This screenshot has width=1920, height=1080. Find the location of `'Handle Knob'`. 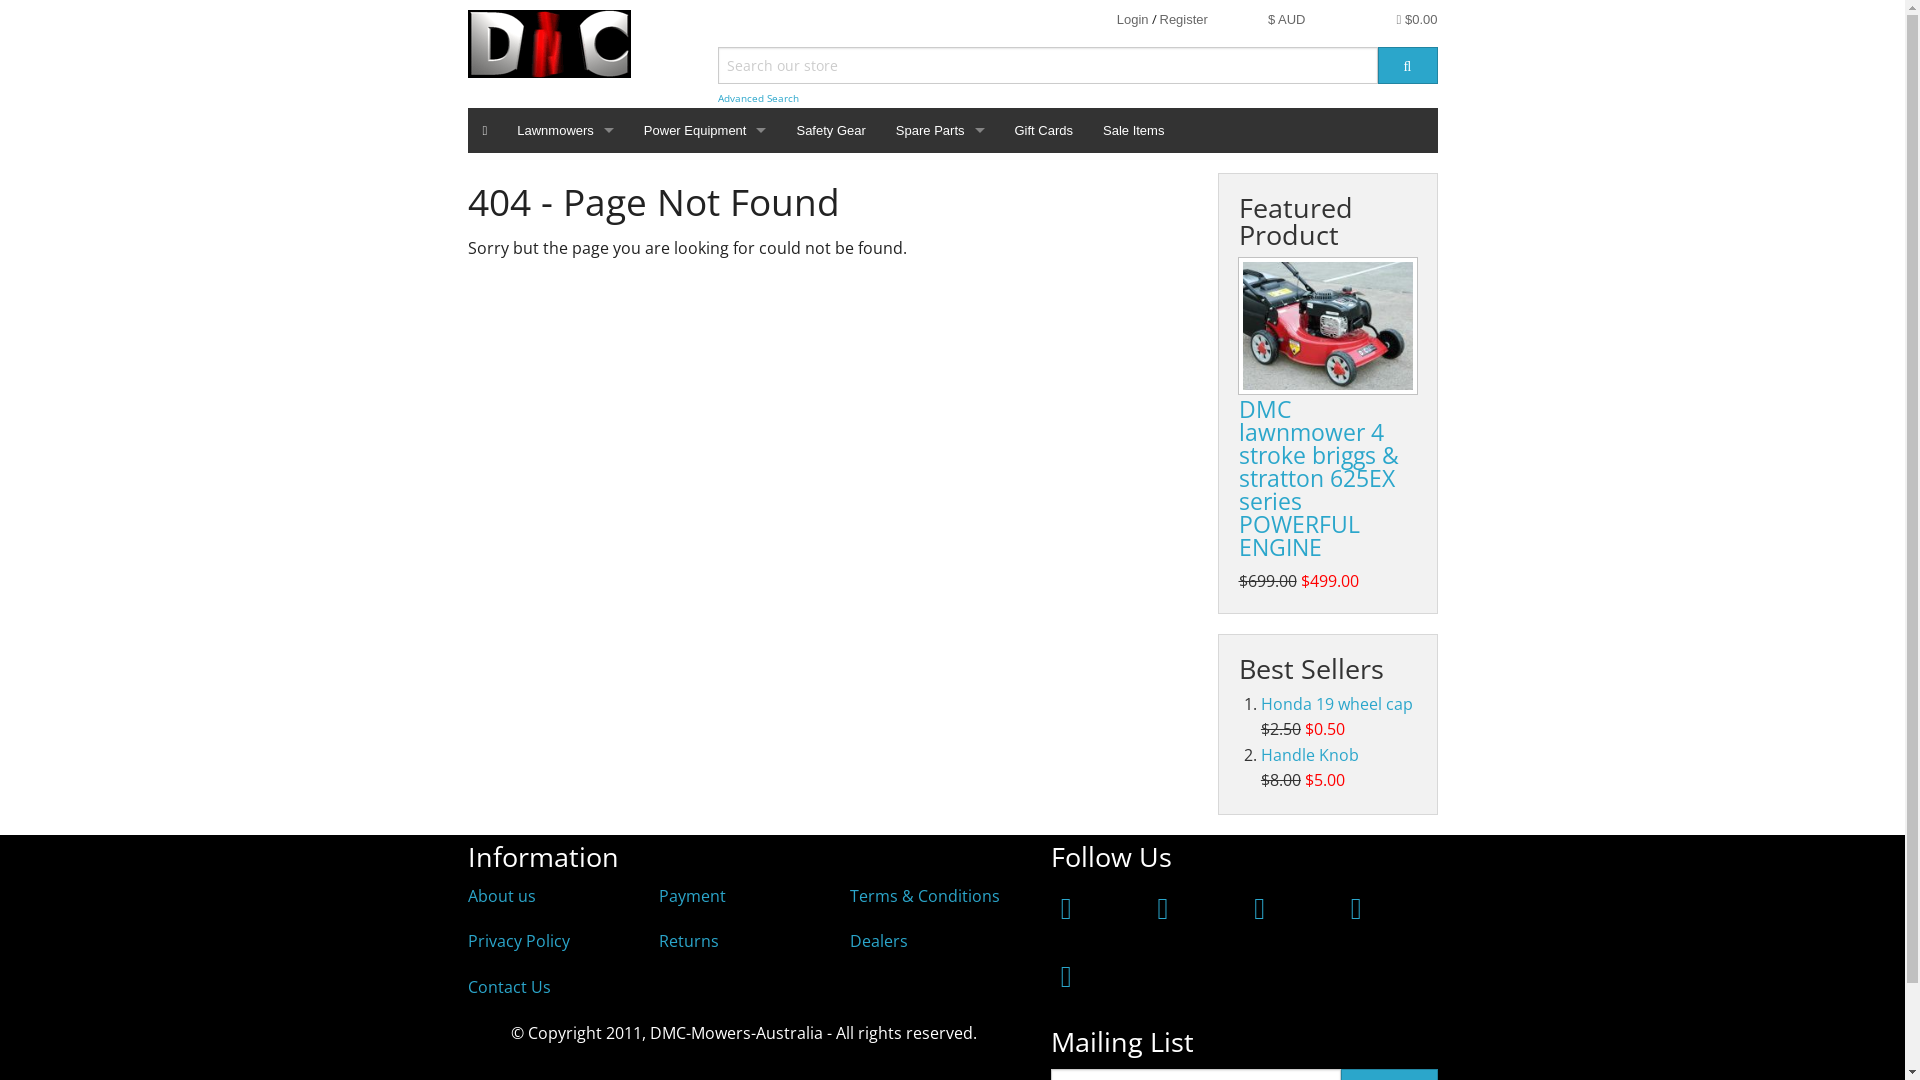

'Handle Knob' is located at coordinates (1310, 755).